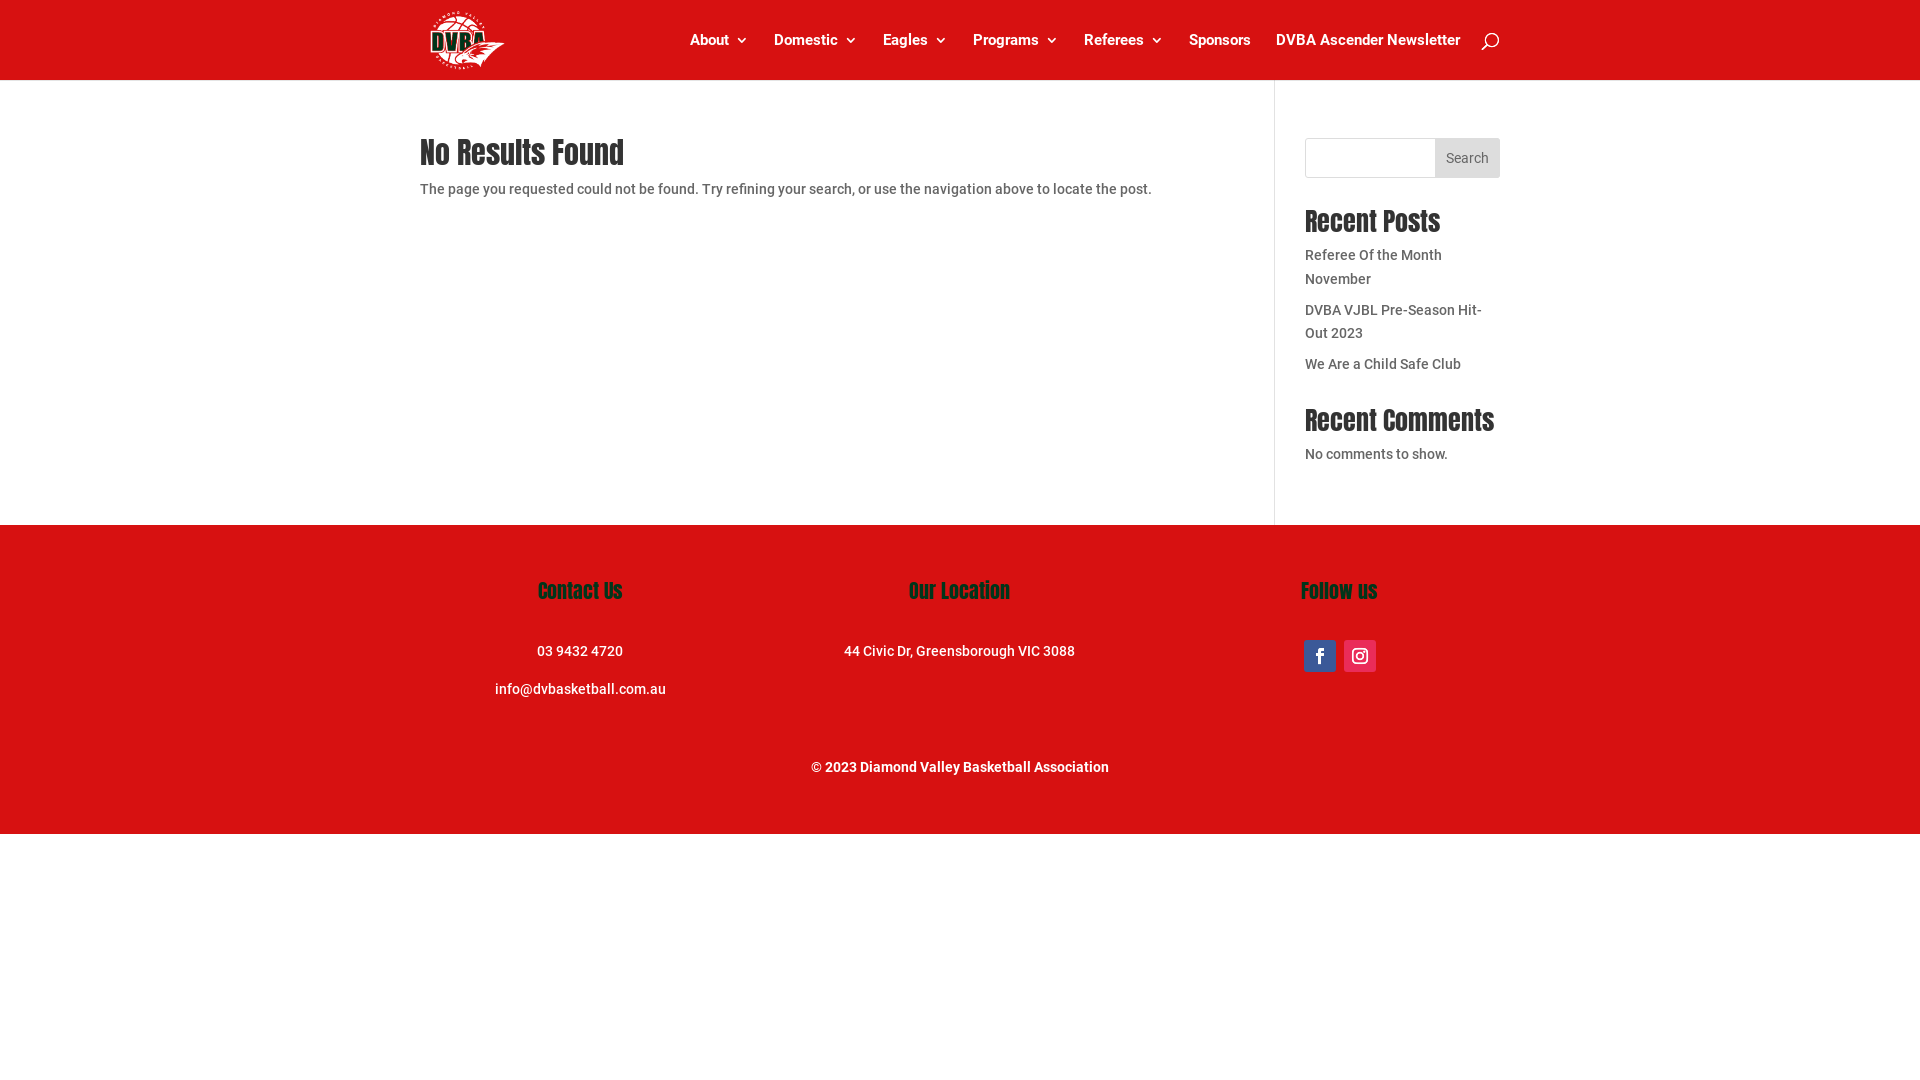 The image size is (1920, 1080). What do you see at coordinates (1467, 157) in the screenshot?
I see `'Search'` at bounding box center [1467, 157].